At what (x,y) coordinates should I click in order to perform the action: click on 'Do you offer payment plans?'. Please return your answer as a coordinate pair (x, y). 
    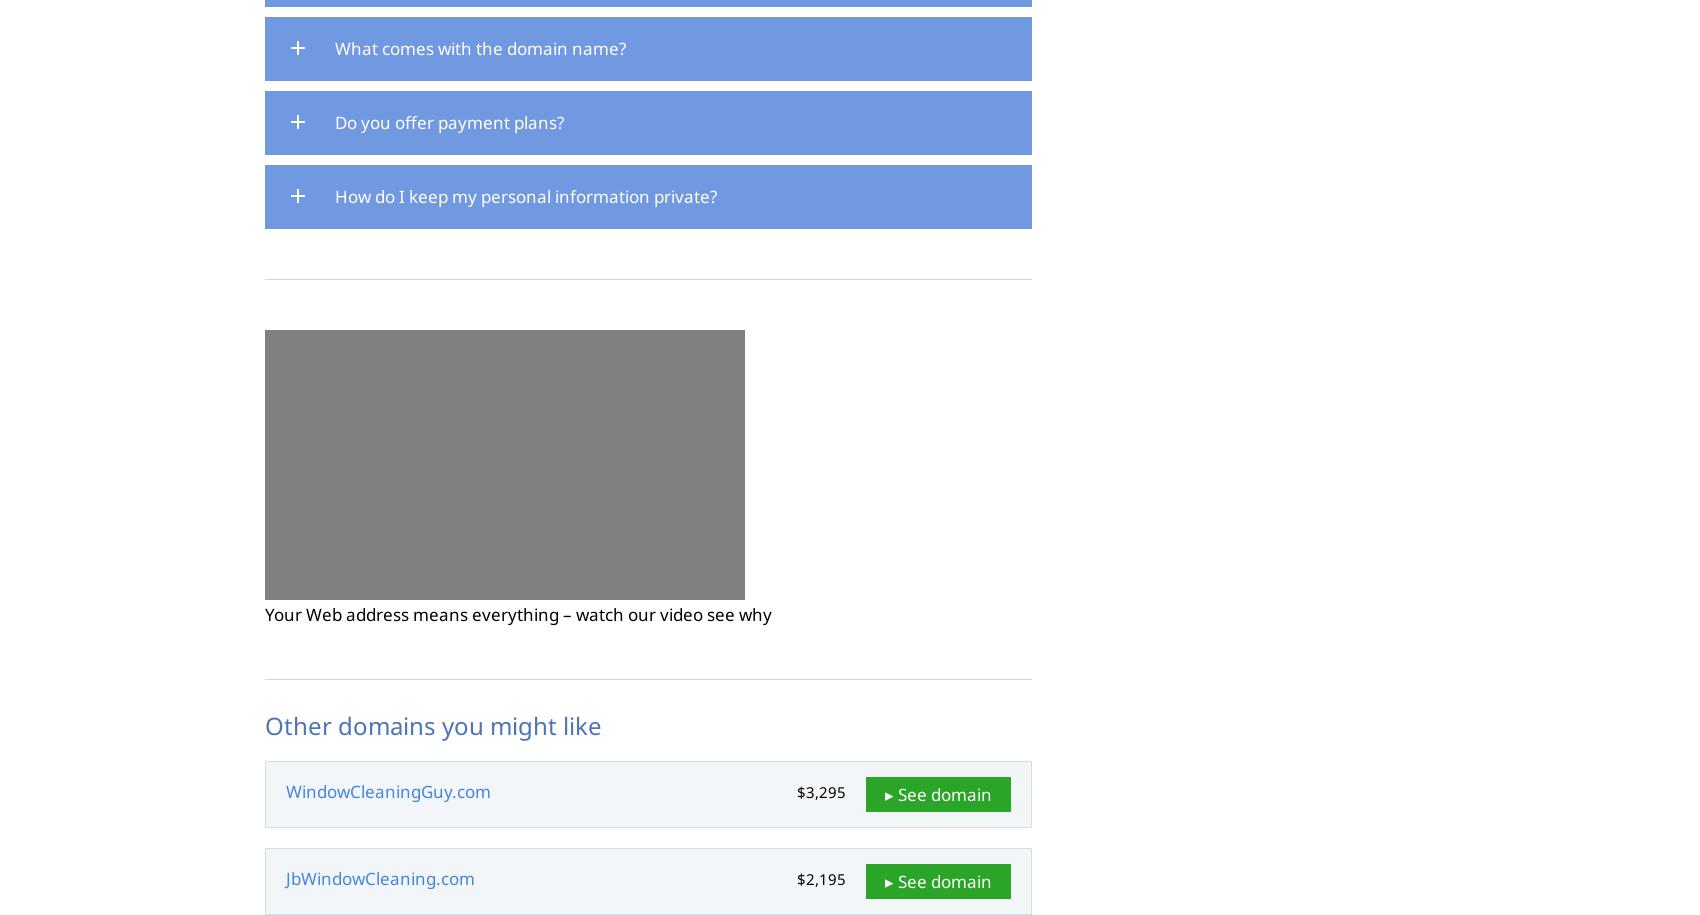
    Looking at the image, I should click on (449, 122).